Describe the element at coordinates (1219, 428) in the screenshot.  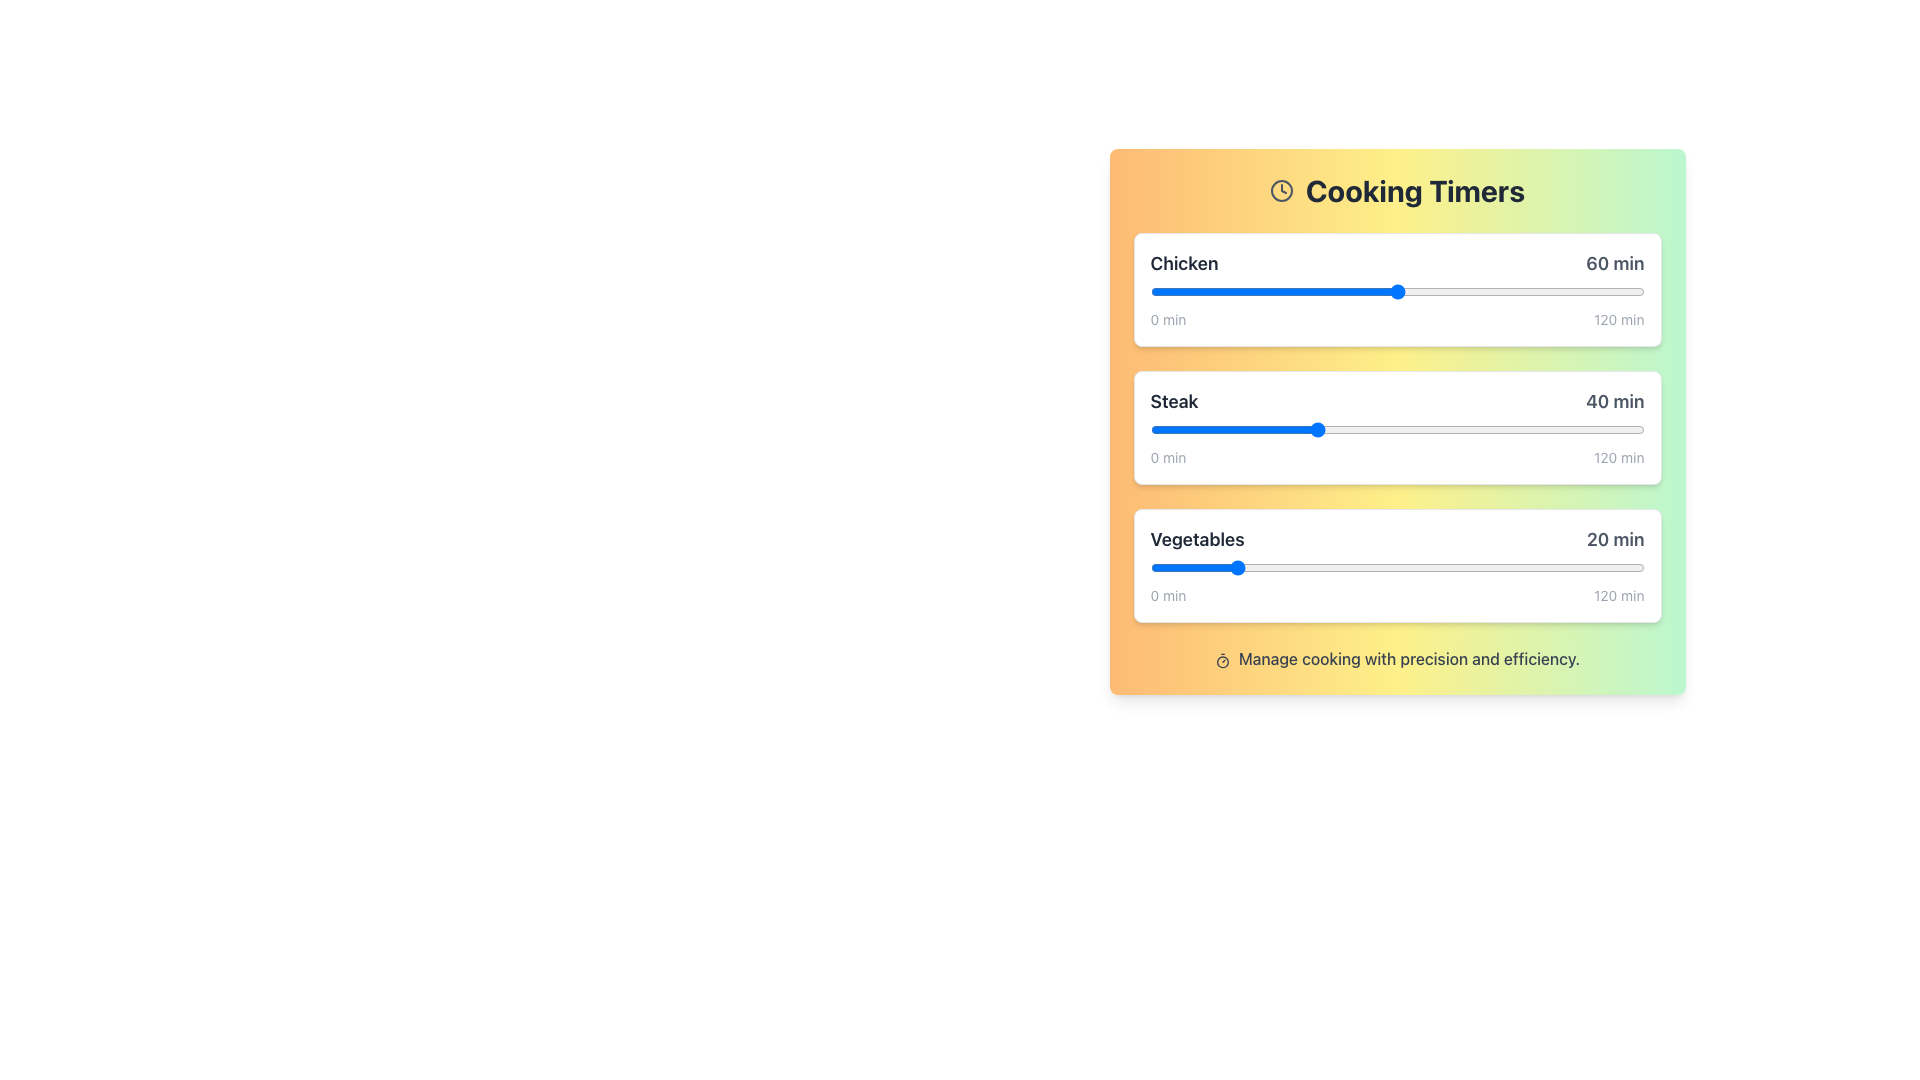
I see `the timer value for the slider` at that location.